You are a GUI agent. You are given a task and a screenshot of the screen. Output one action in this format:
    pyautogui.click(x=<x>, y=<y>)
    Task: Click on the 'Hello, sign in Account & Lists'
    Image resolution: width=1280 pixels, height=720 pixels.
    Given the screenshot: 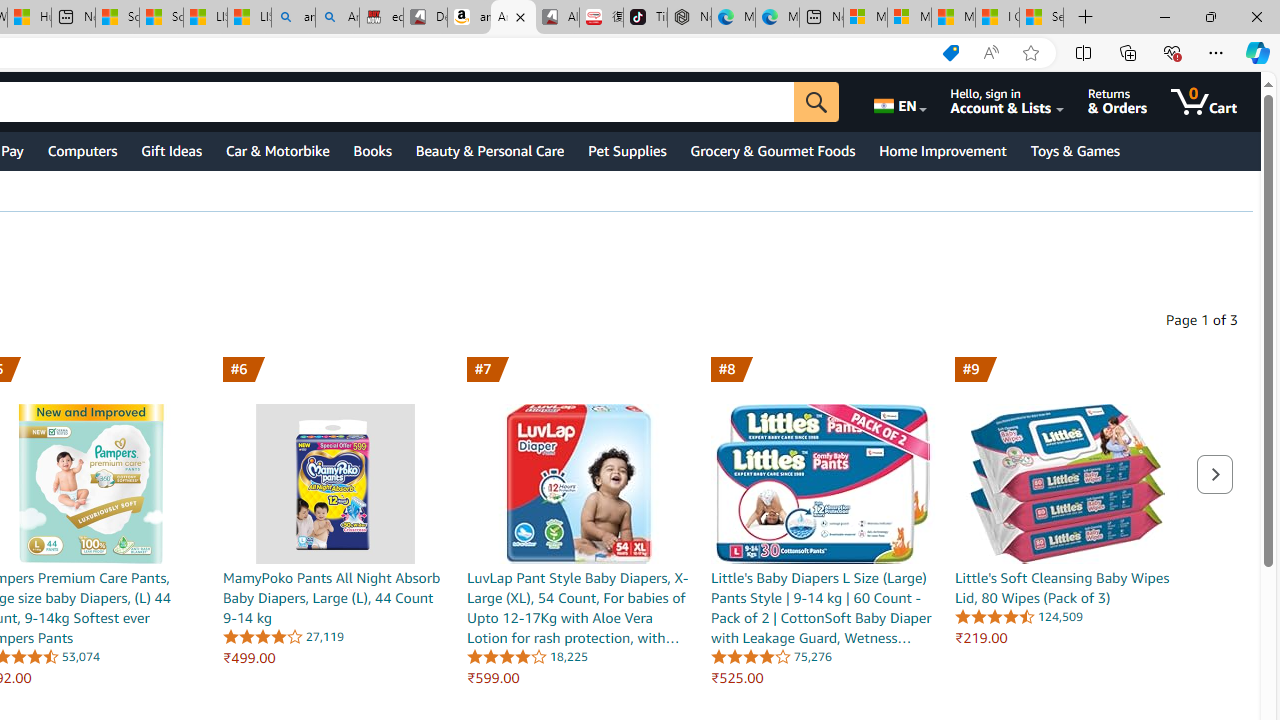 What is the action you would take?
    pyautogui.click(x=1007, y=101)
    